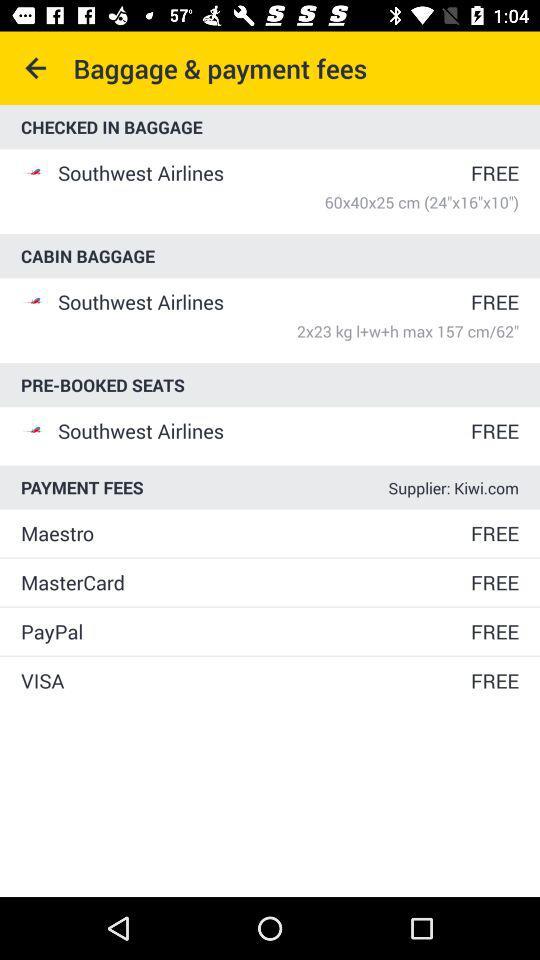 This screenshot has width=540, height=960. I want to click on item next to free item, so click(244, 680).